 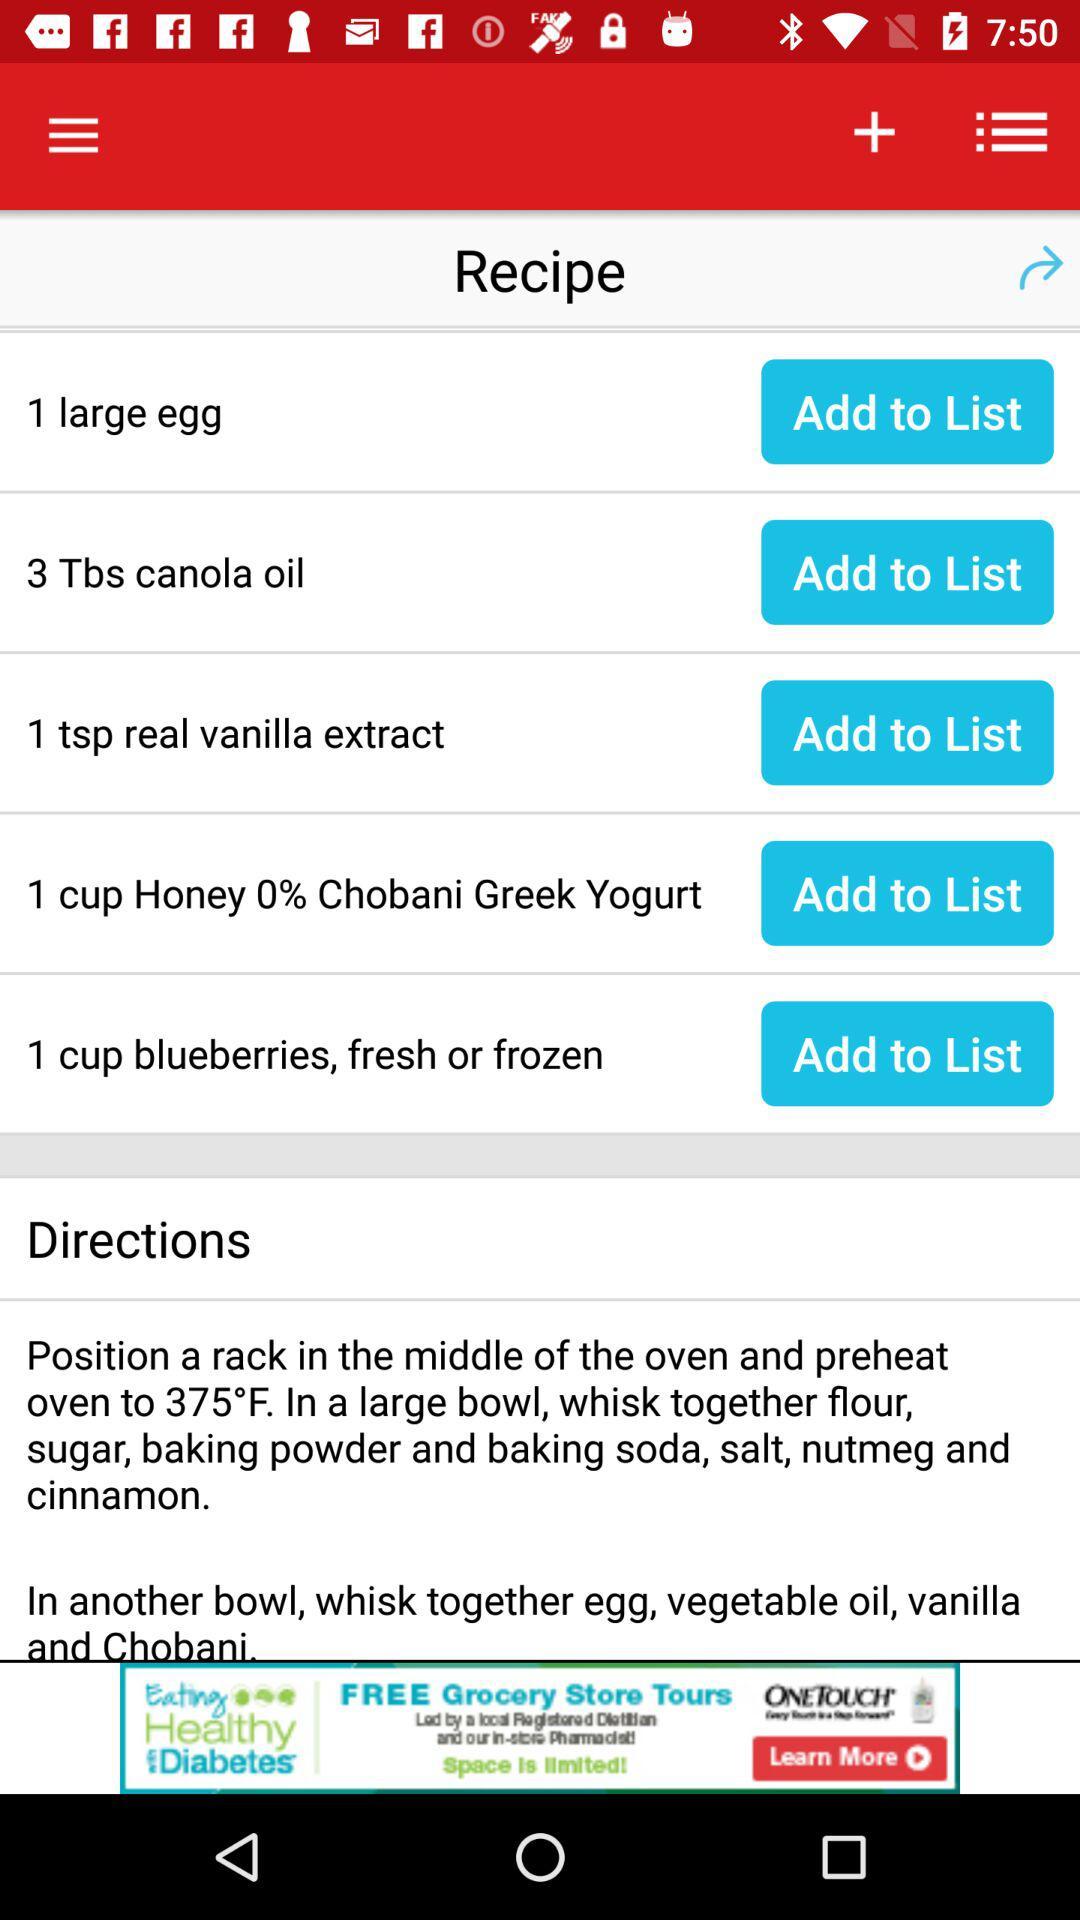 I want to click on the icon of  symbol, so click(x=873, y=130).